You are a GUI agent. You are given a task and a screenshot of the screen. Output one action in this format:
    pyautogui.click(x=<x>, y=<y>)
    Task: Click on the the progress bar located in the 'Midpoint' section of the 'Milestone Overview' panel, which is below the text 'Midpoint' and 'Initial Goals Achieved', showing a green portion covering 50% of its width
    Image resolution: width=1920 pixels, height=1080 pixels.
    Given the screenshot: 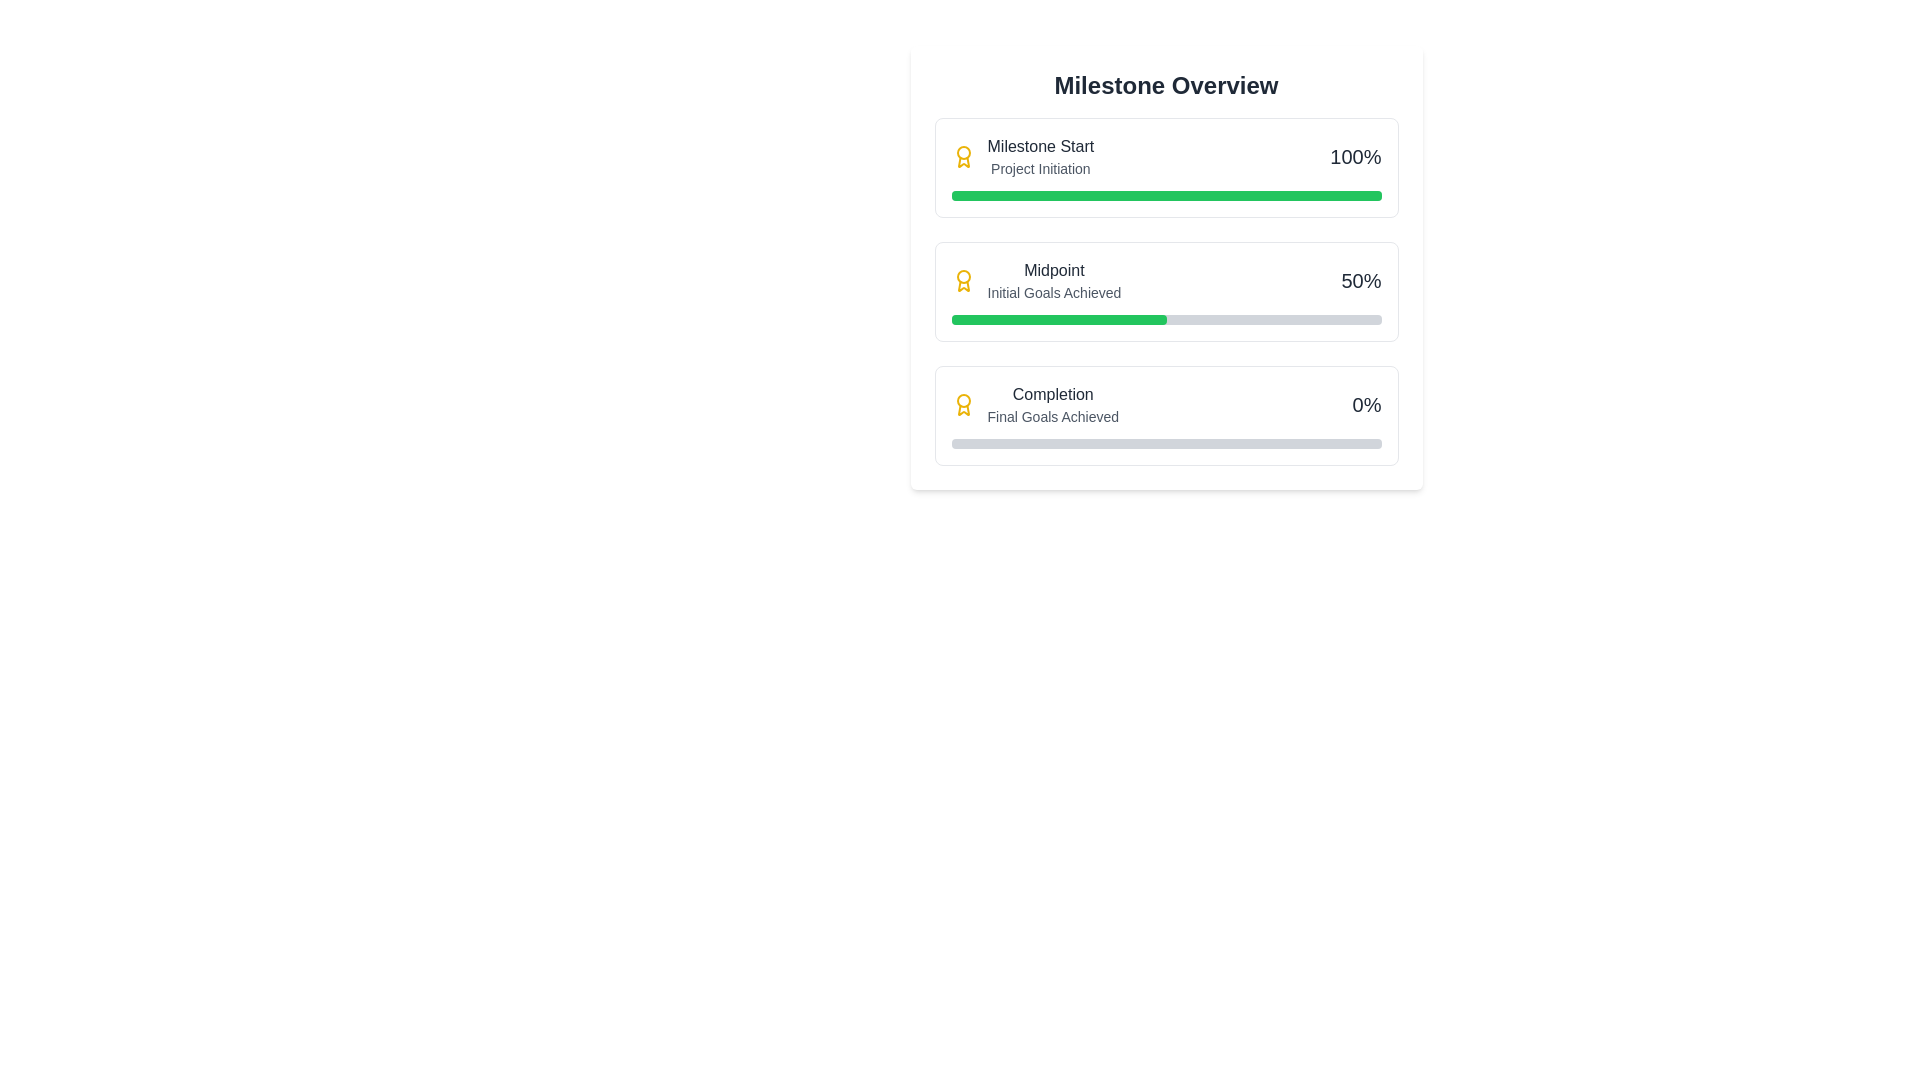 What is the action you would take?
    pyautogui.click(x=1166, y=319)
    